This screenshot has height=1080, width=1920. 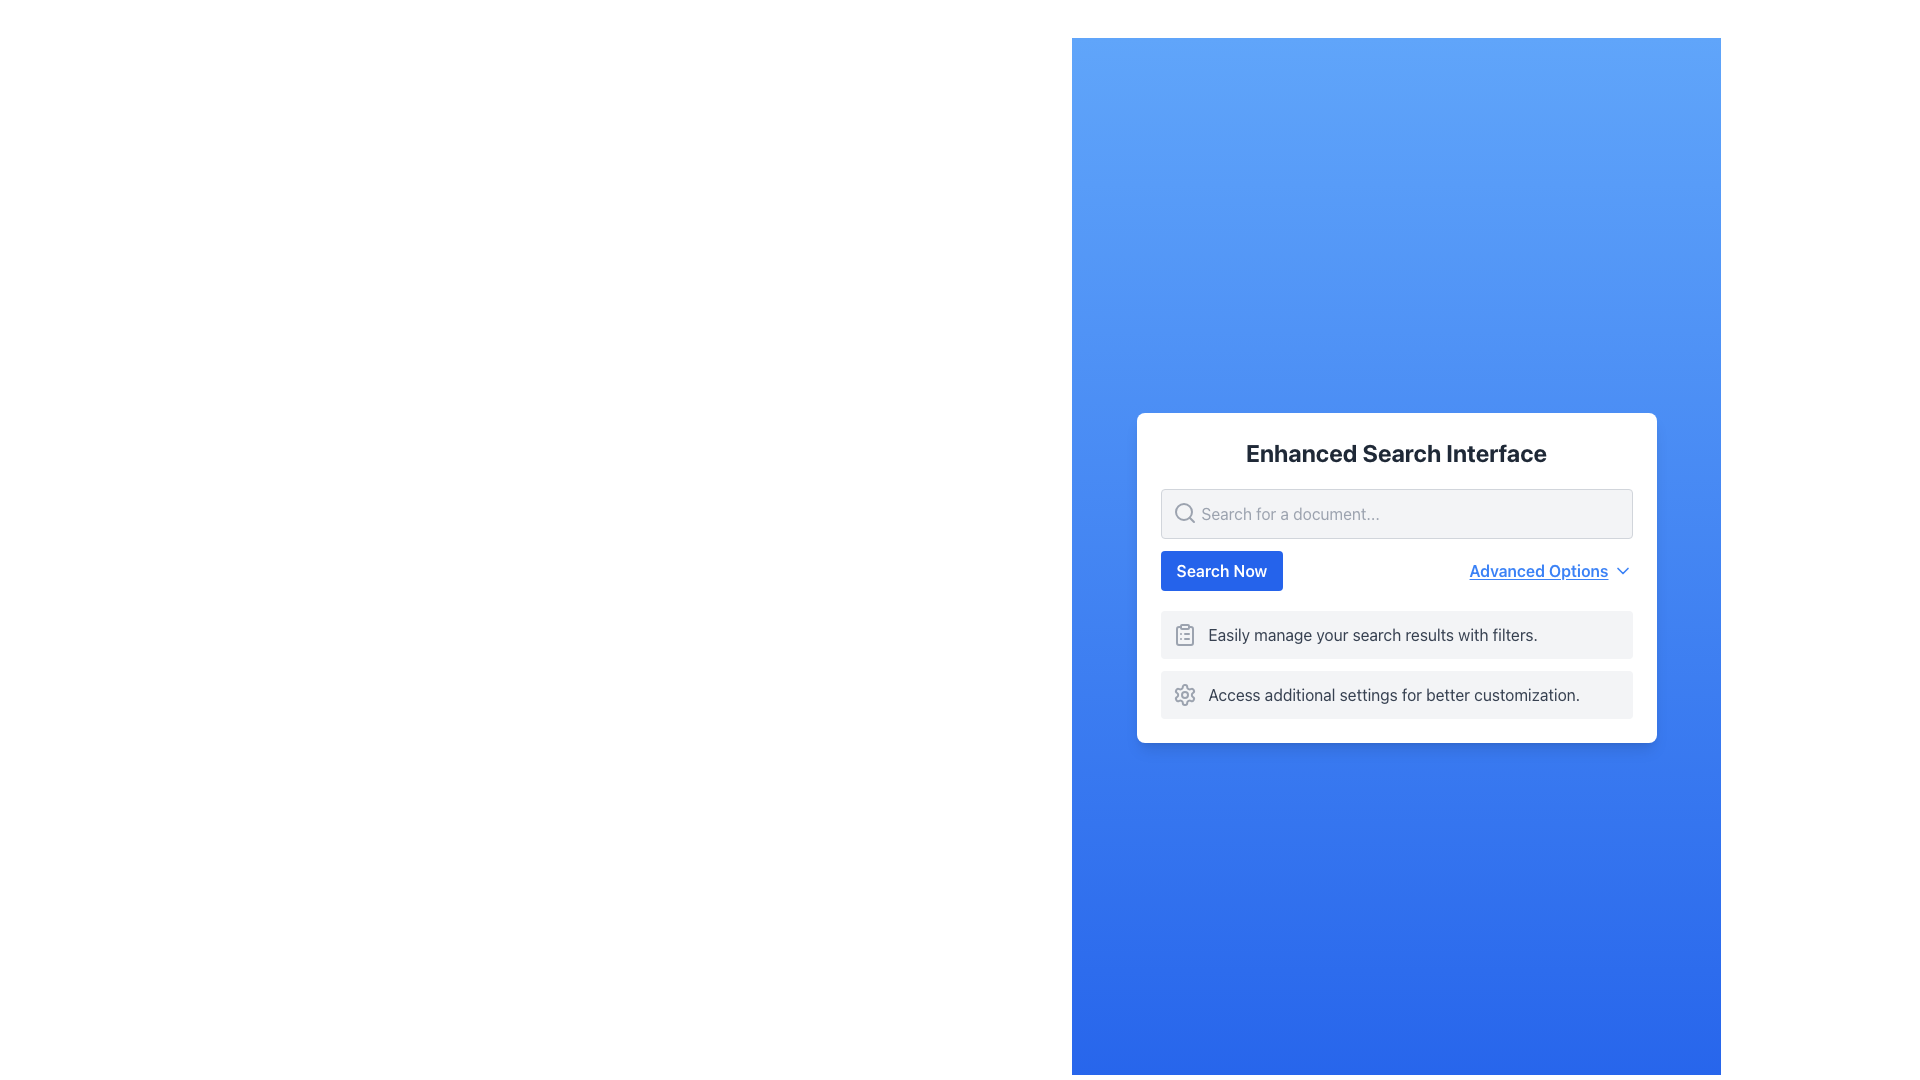 What do you see at coordinates (1393, 693) in the screenshot?
I see `the text label reading 'Access additional settings for better customization.' which is located at the center bottom of the interface within a light gray box` at bounding box center [1393, 693].